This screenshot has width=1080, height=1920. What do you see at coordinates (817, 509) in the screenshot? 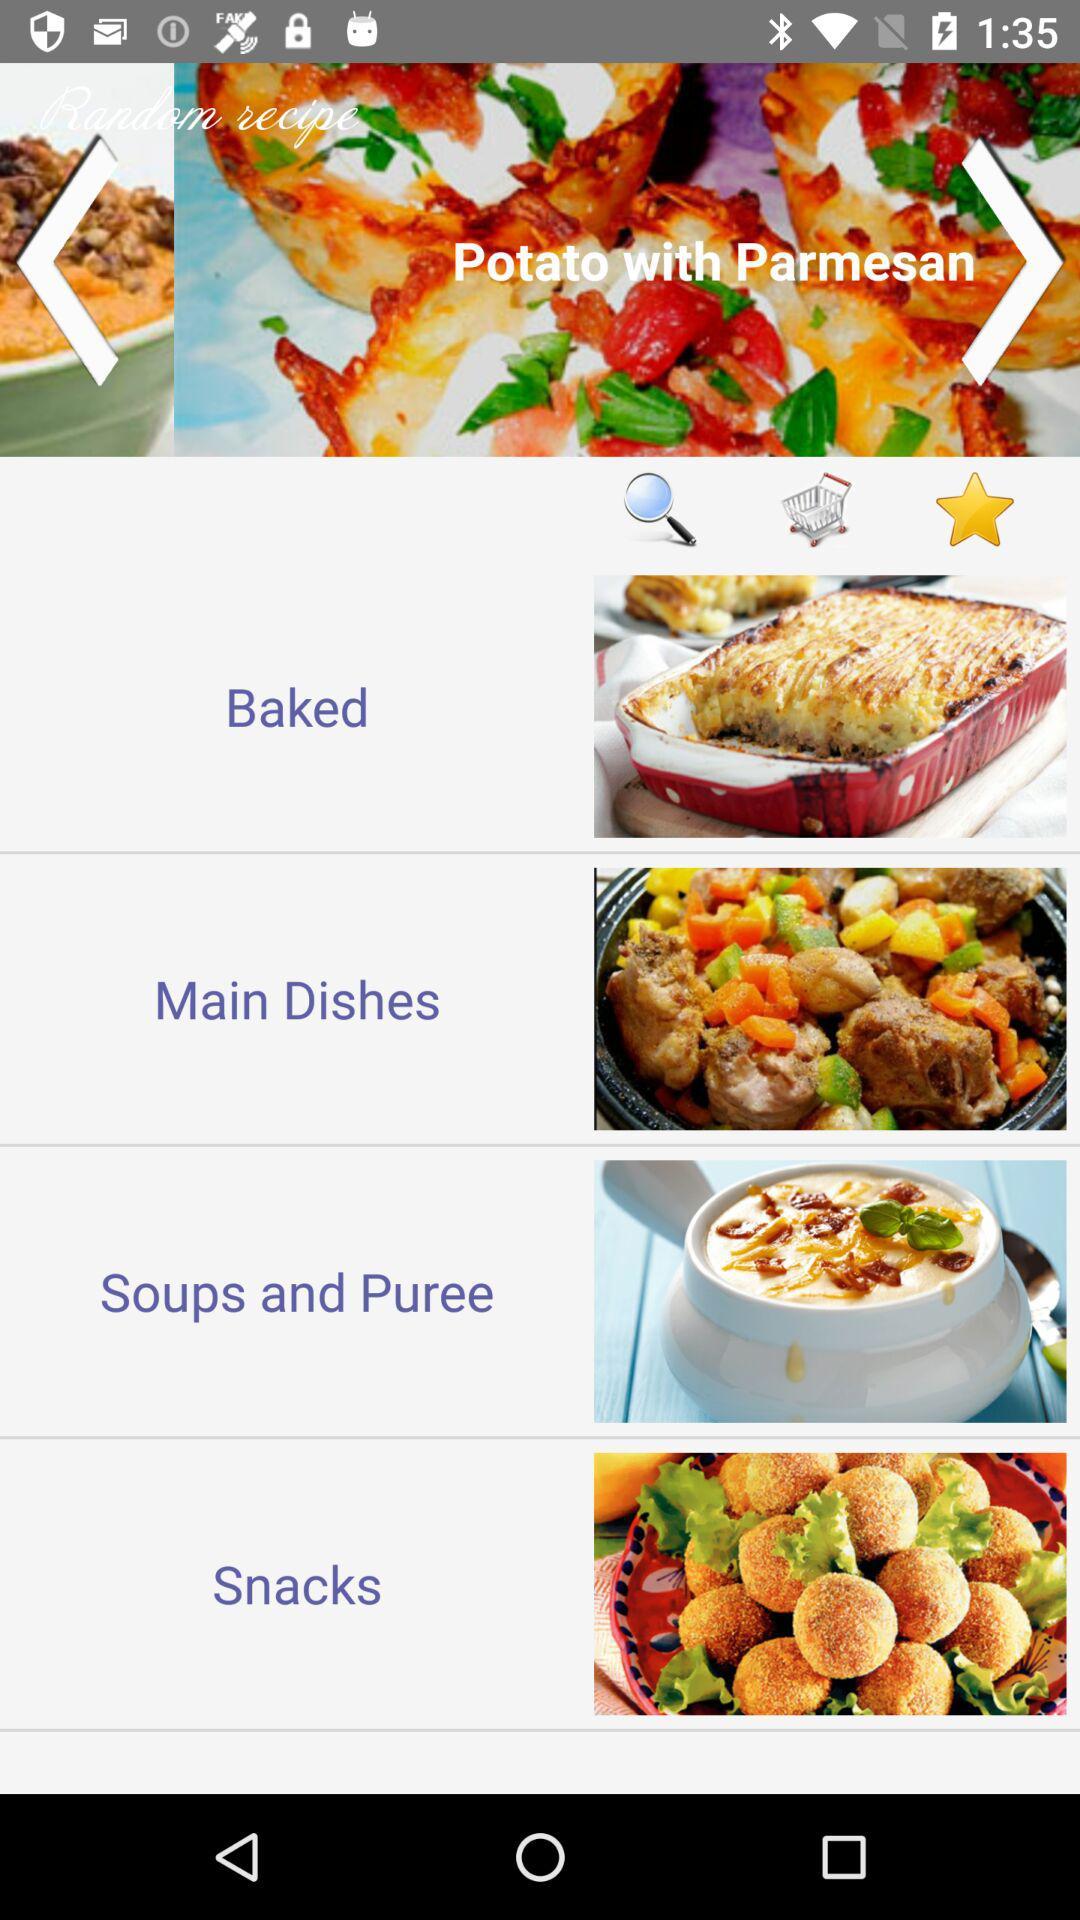
I see `shopping cart` at bounding box center [817, 509].